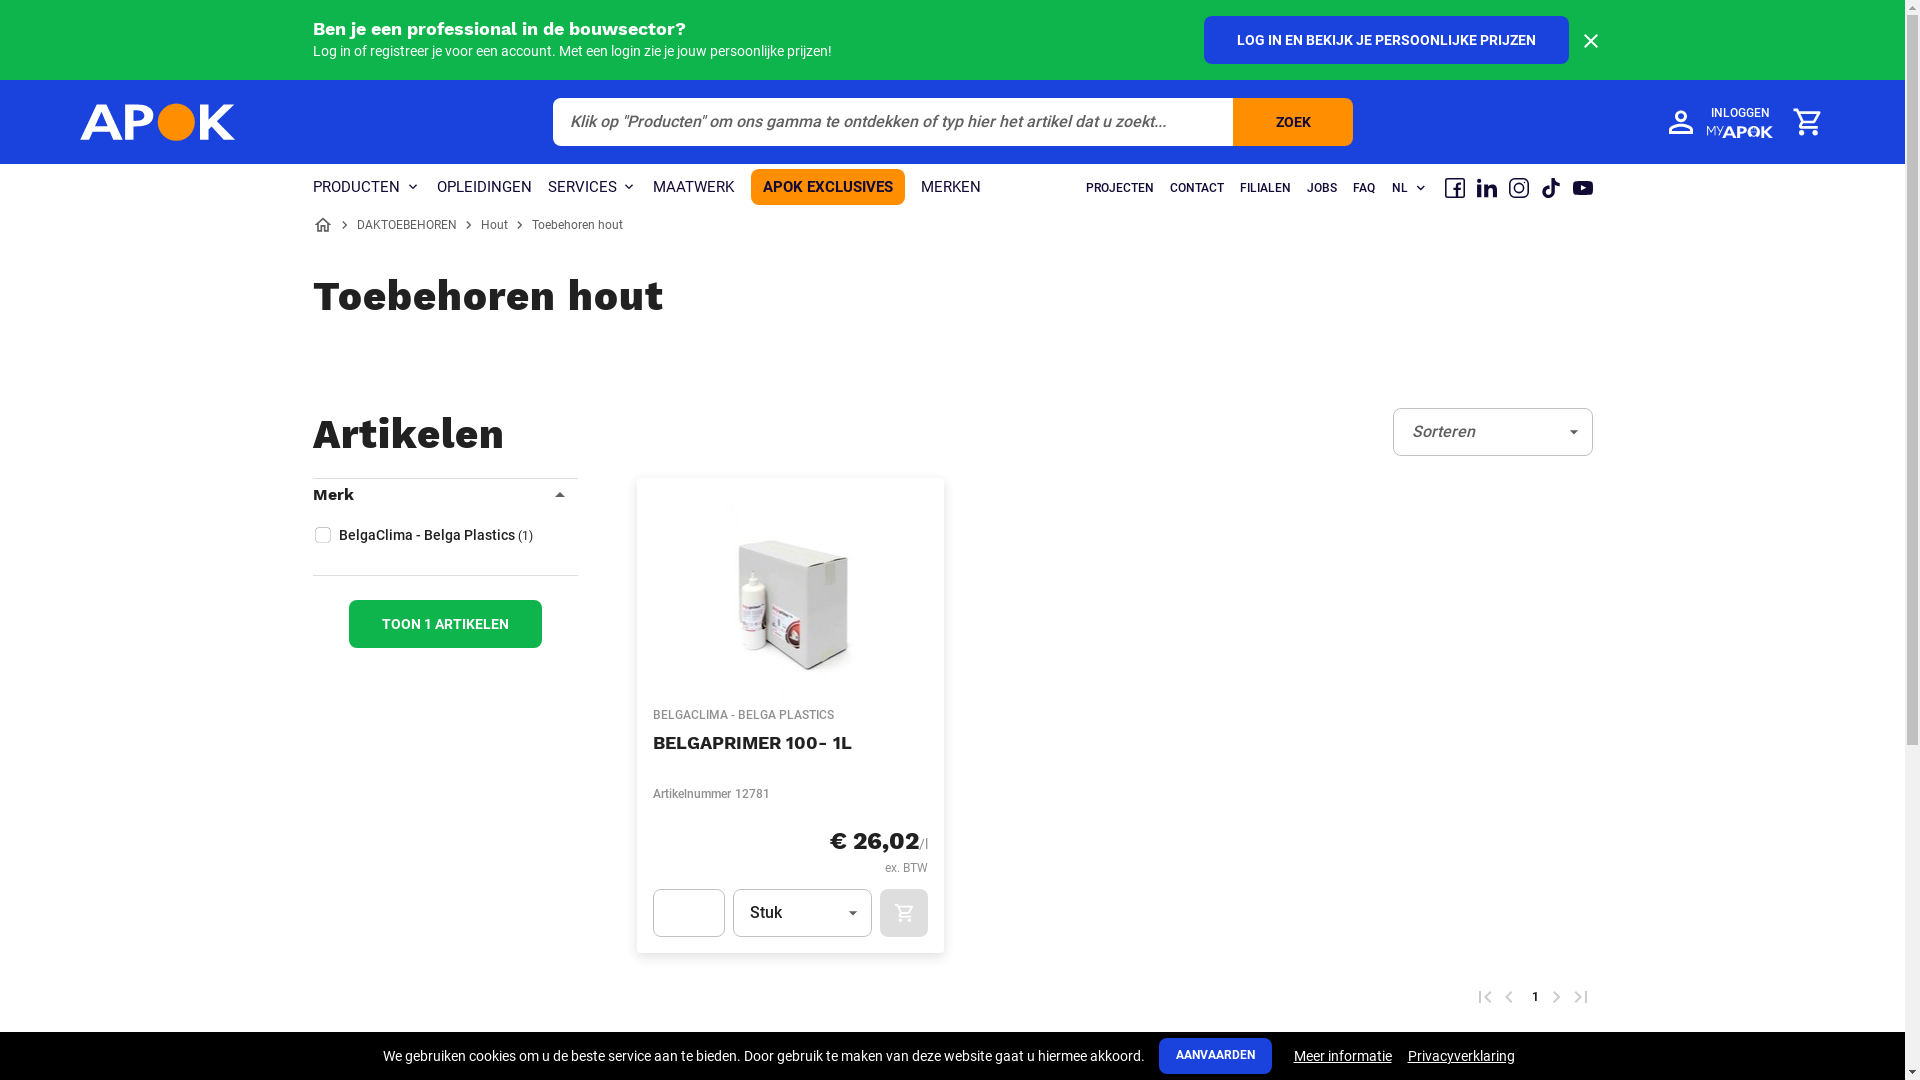 The height and width of the screenshot is (1080, 1920). Describe the element at coordinates (1196, 188) in the screenshot. I see `'CONTACT'` at that location.